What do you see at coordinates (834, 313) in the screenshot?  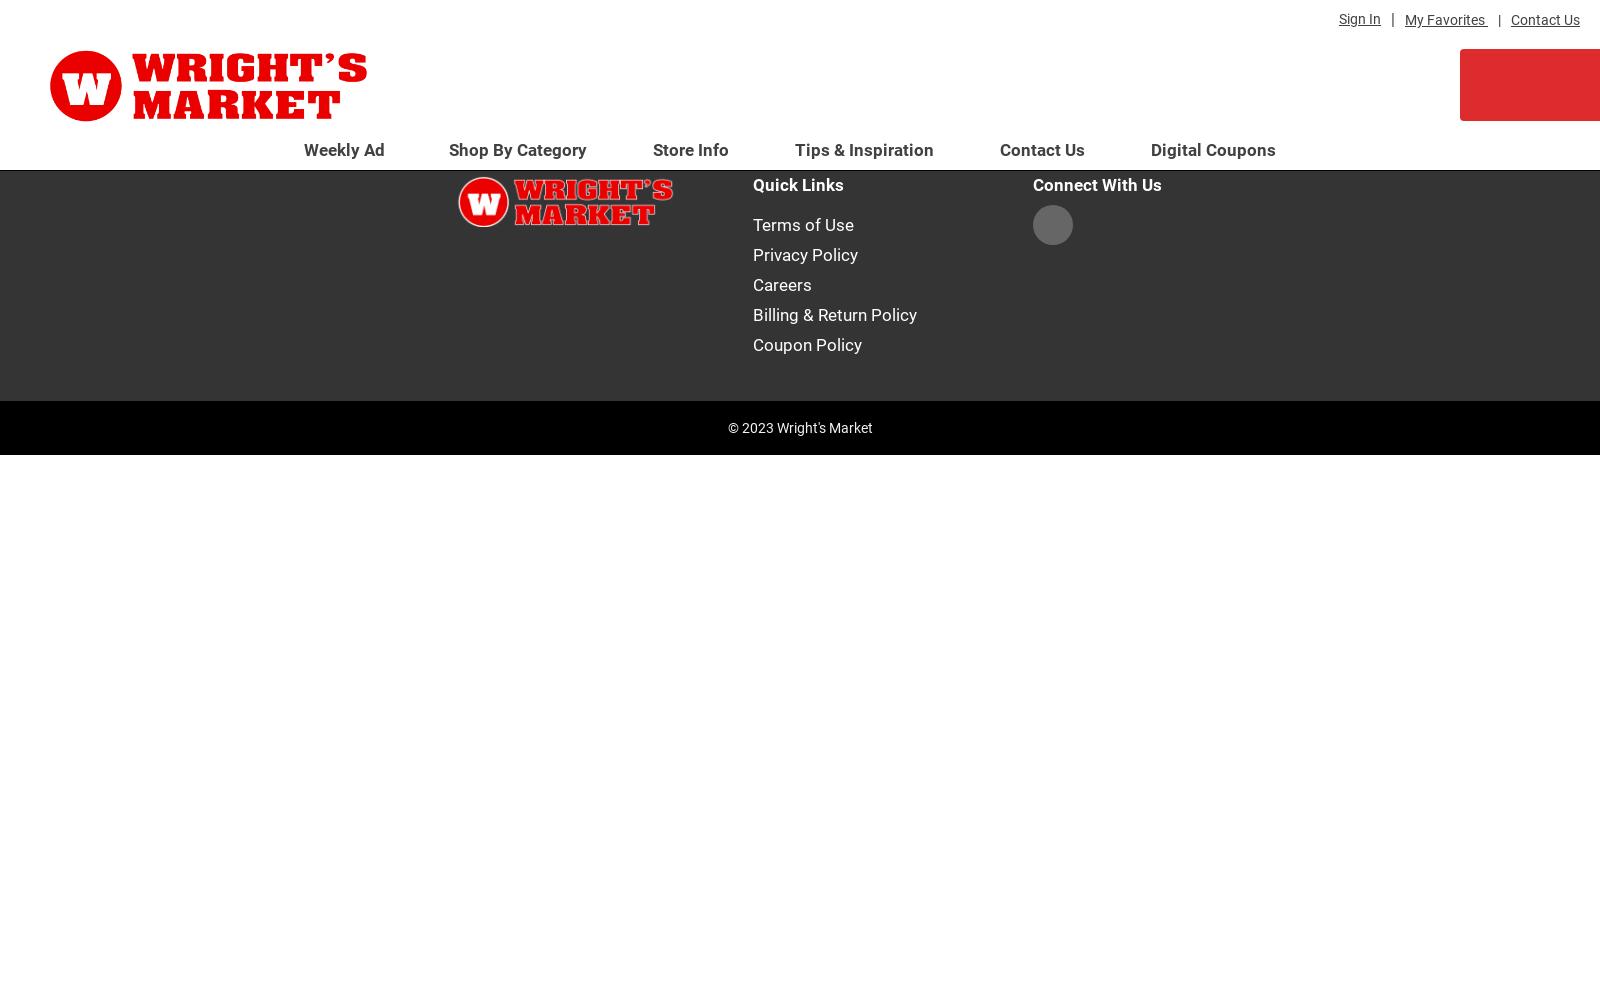 I see `'Billing & Return Policy'` at bounding box center [834, 313].